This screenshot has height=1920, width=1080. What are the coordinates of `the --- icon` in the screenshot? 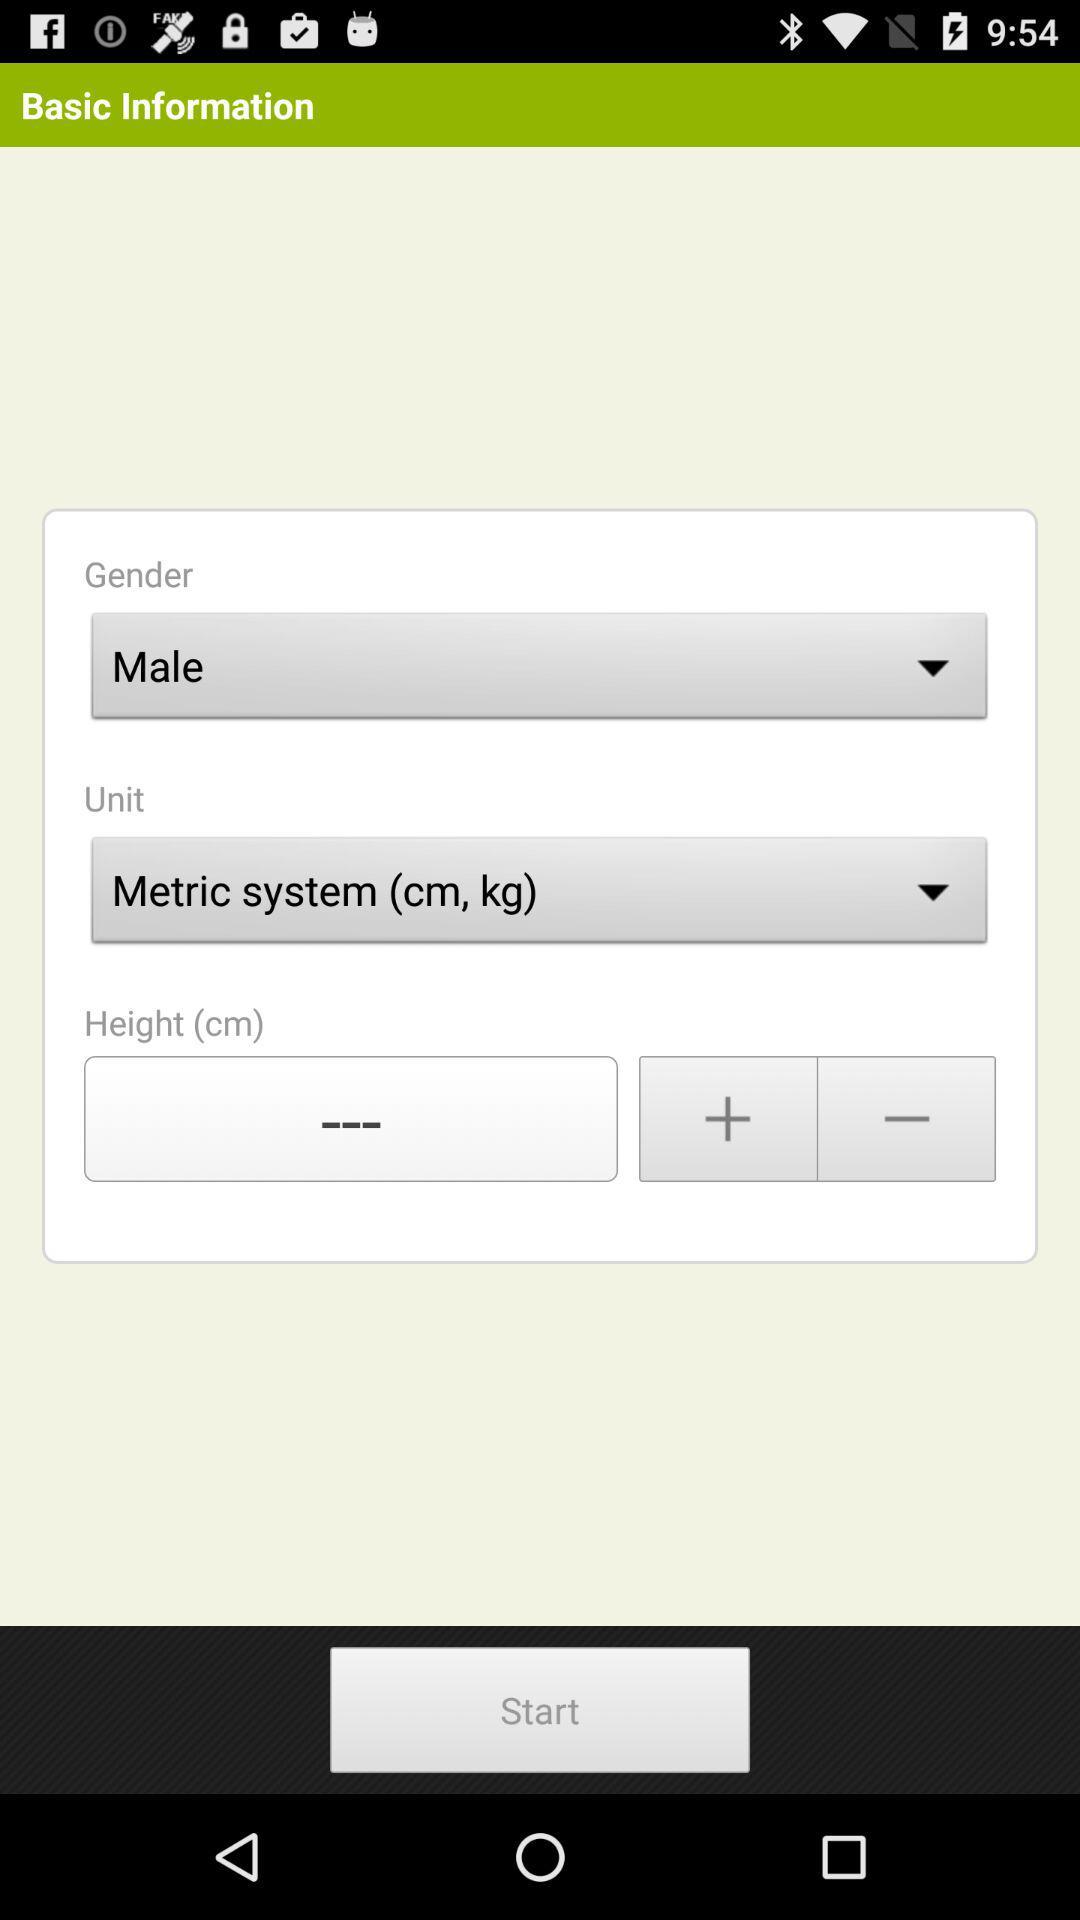 It's located at (350, 1117).